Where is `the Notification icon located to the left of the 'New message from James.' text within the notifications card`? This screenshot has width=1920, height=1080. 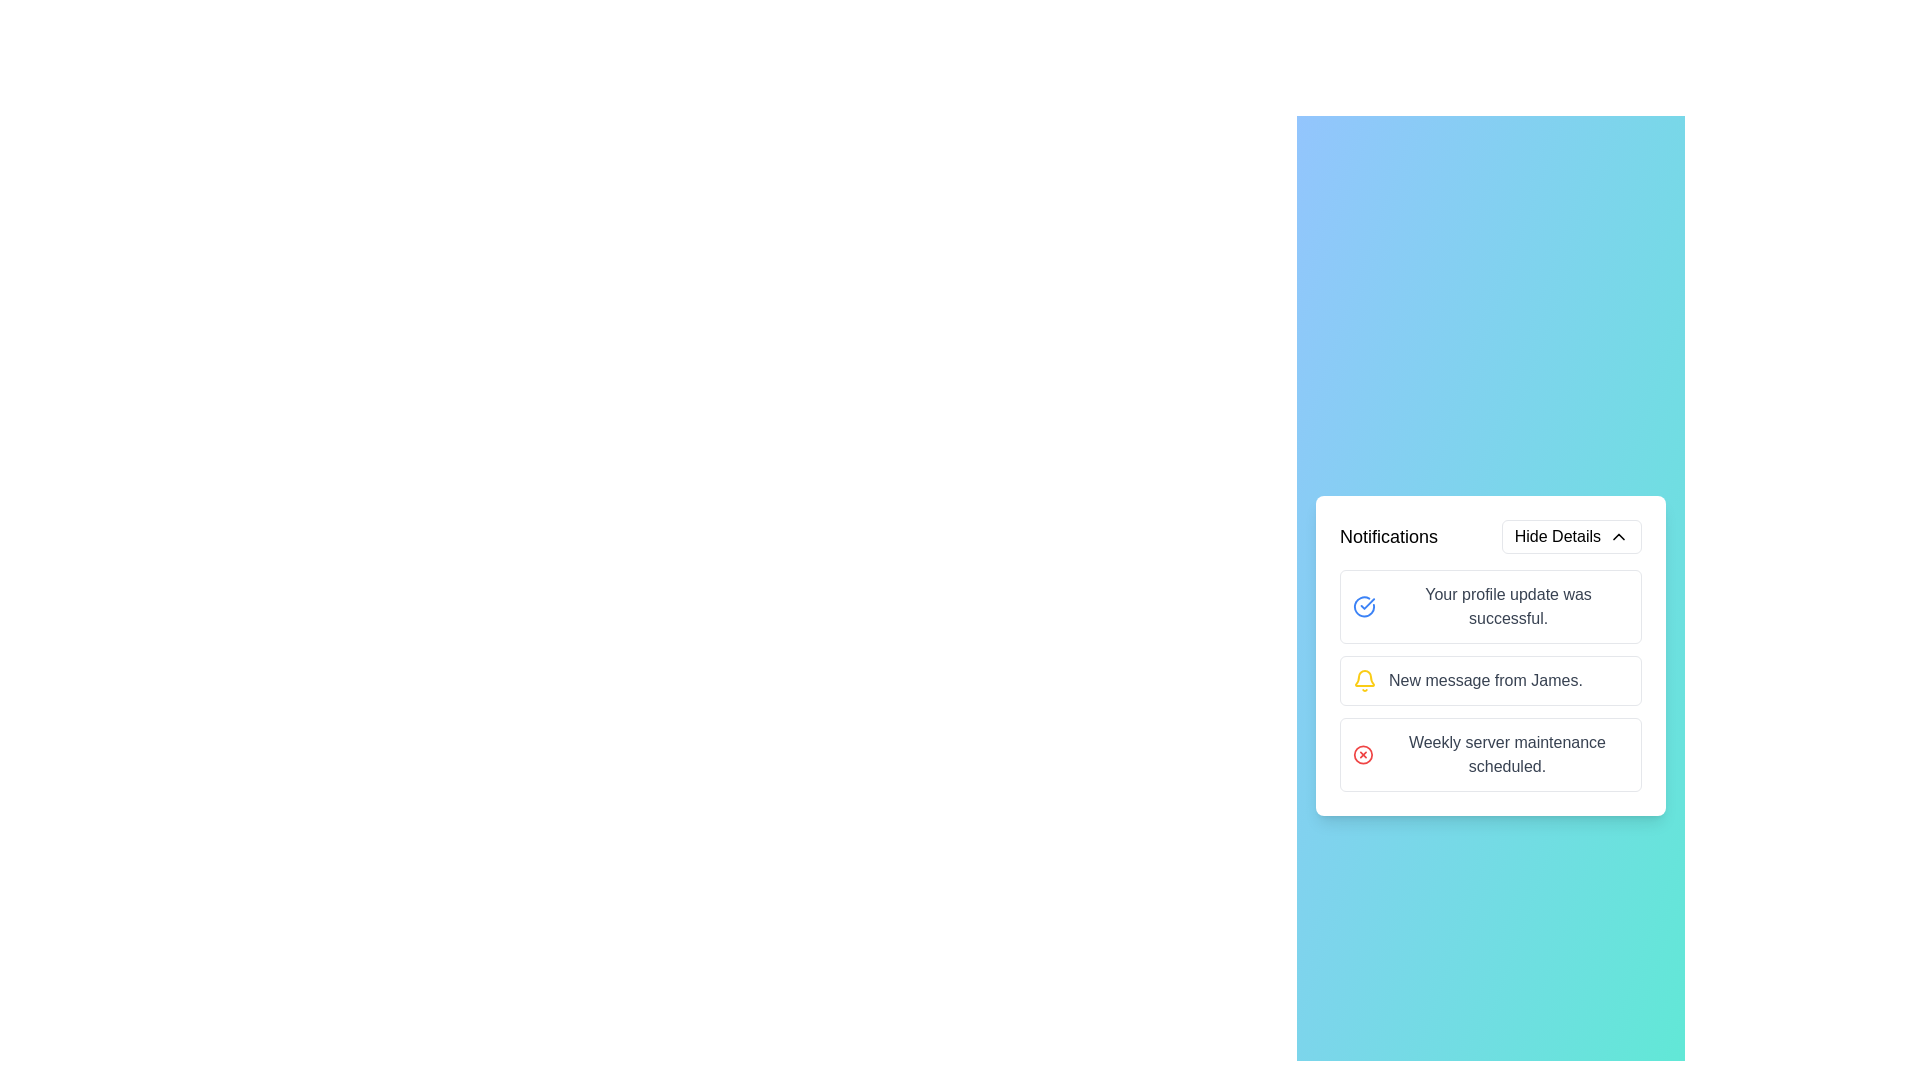 the Notification icon located to the left of the 'New message from James.' text within the notifications card is located at coordinates (1363, 680).